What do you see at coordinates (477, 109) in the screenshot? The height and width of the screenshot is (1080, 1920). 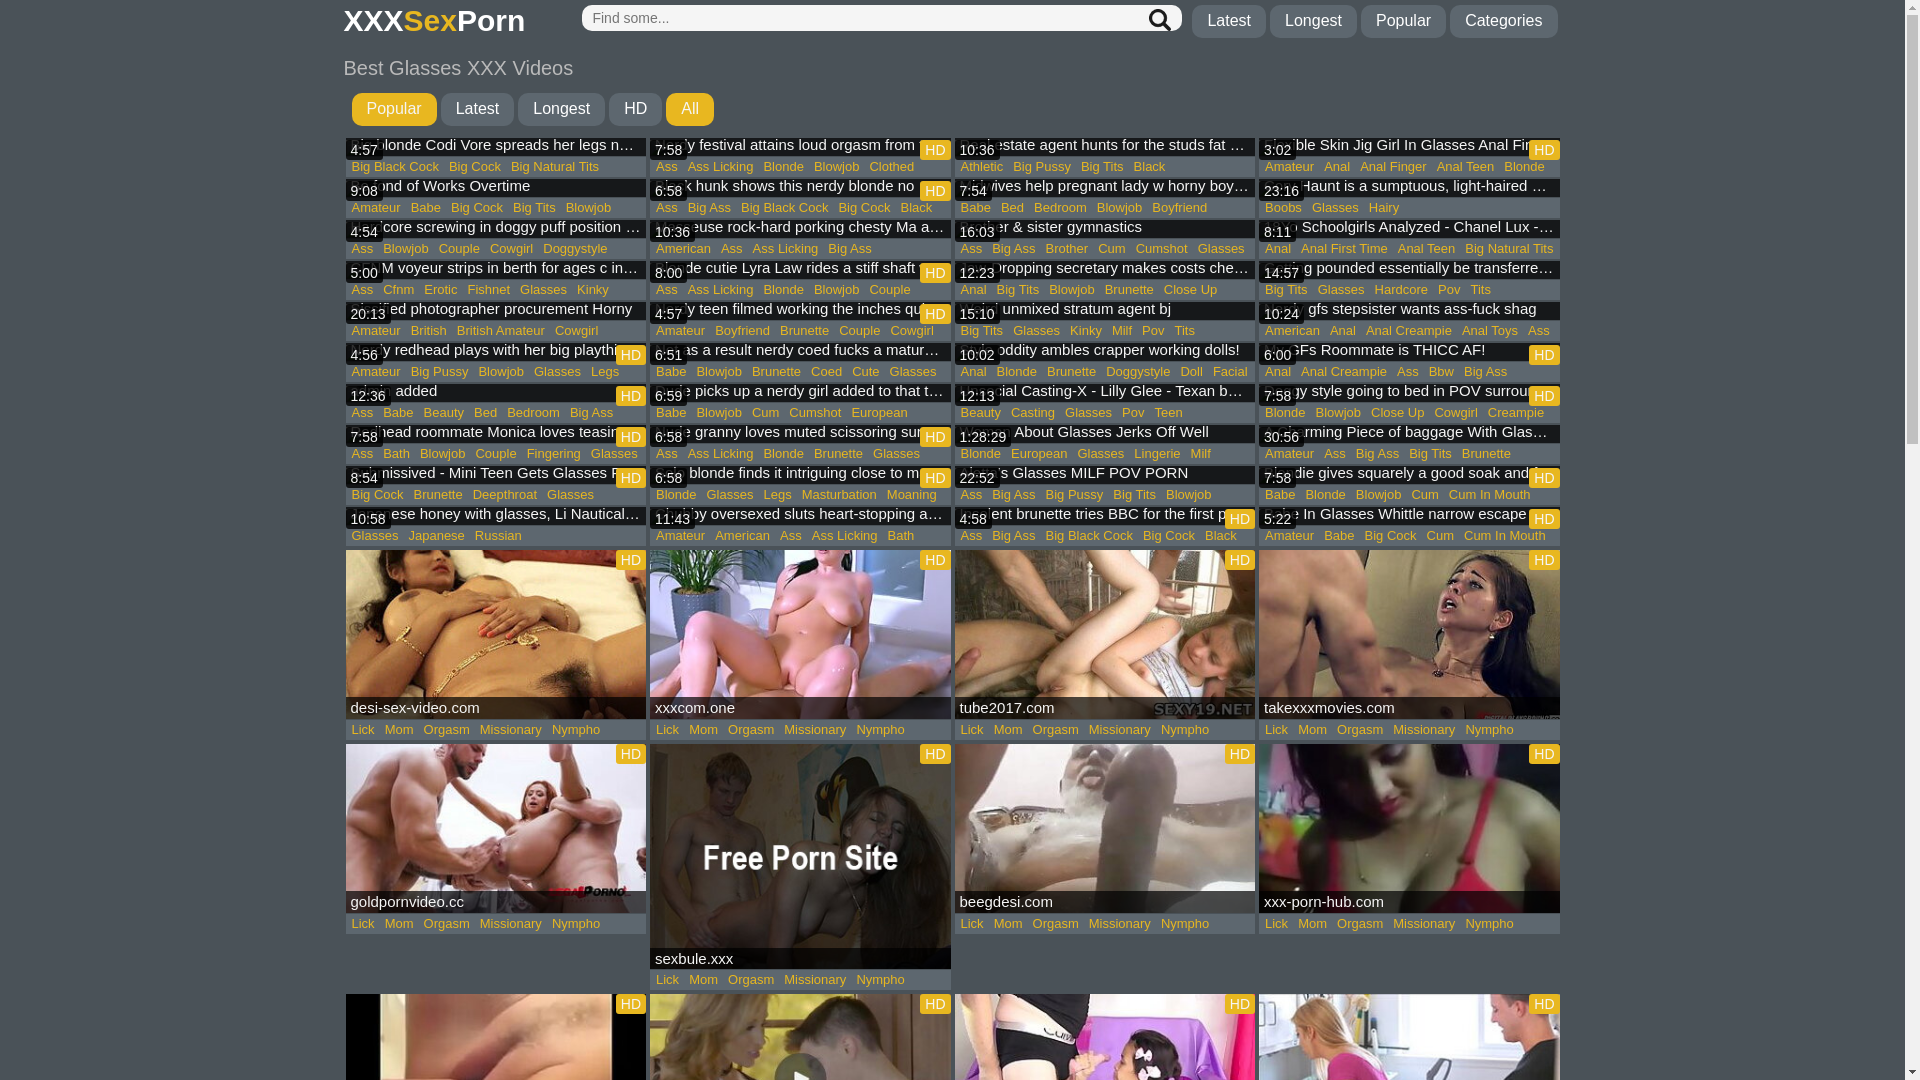 I see `'Latest'` at bounding box center [477, 109].